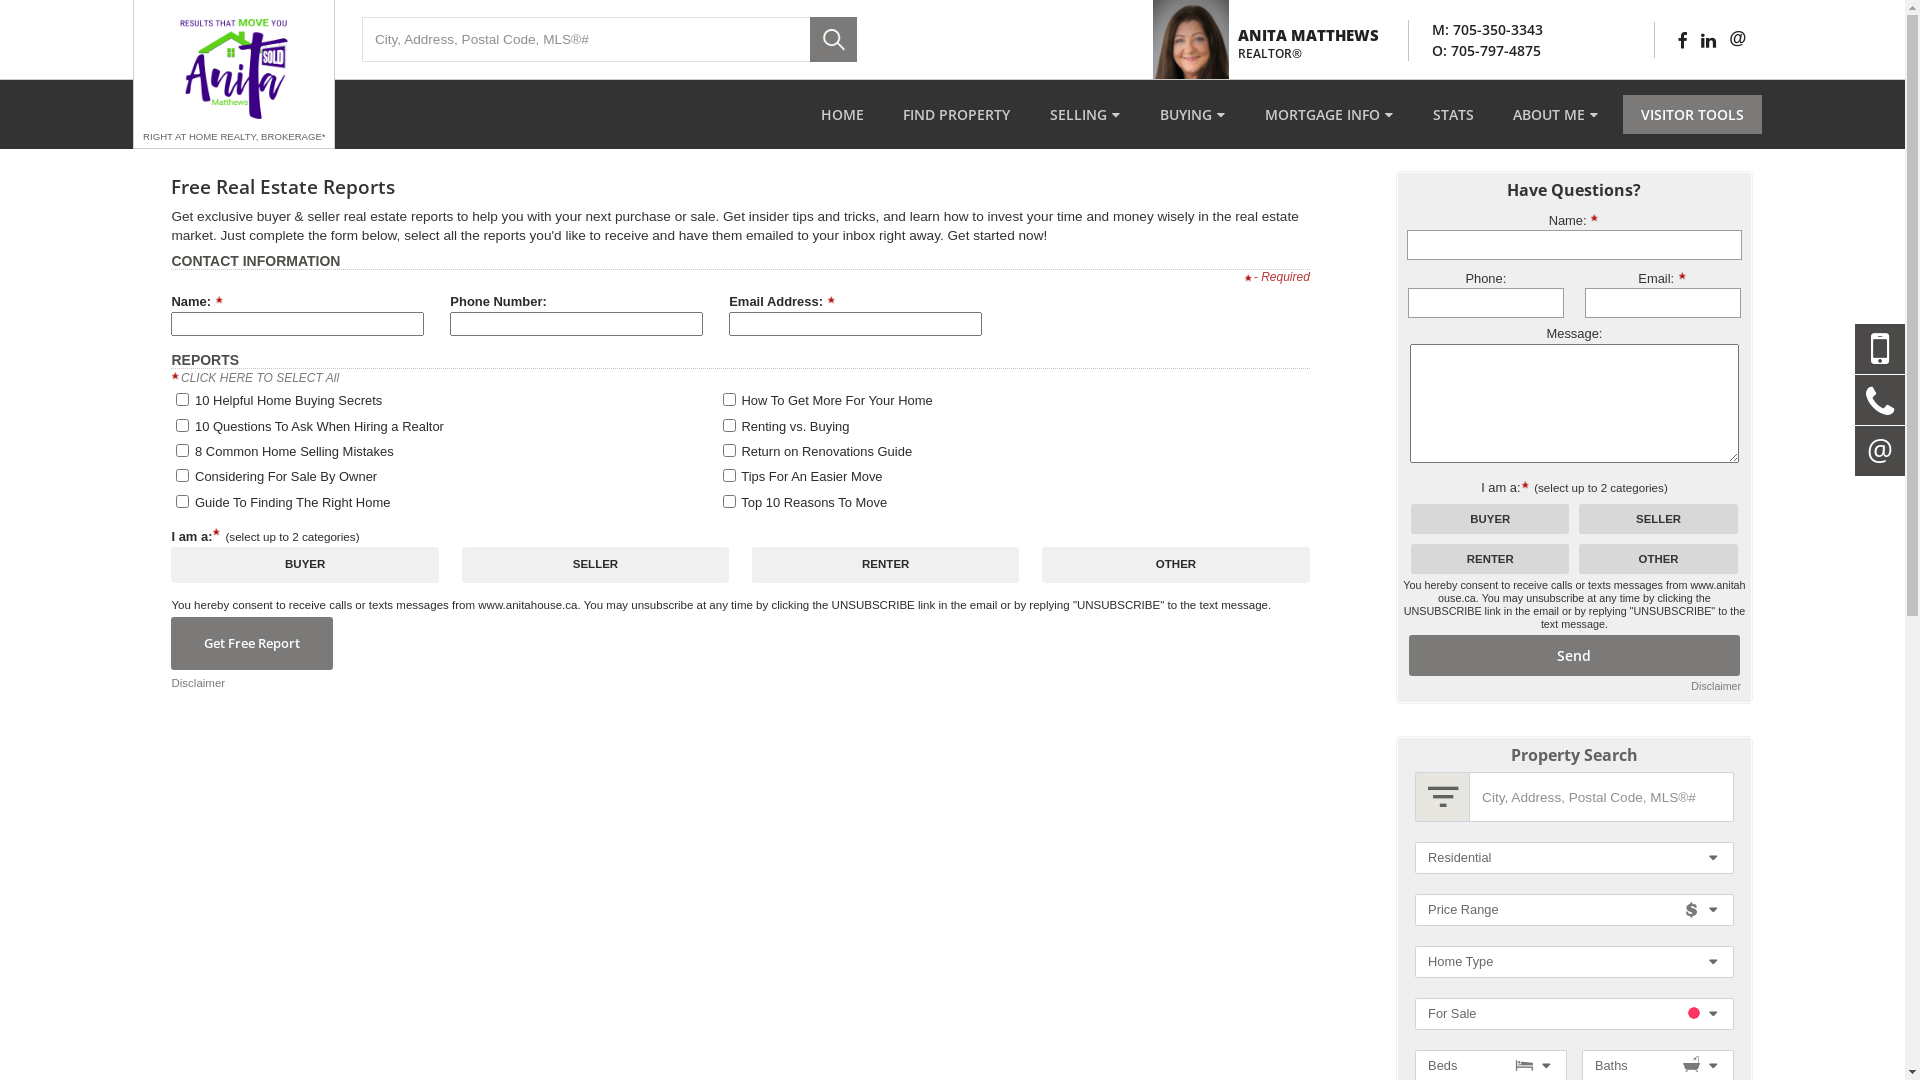 The height and width of the screenshot is (1080, 1920). What do you see at coordinates (1453, 29) in the screenshot?
I see `'705-350-3343'` at bounding box center [1453, 29].